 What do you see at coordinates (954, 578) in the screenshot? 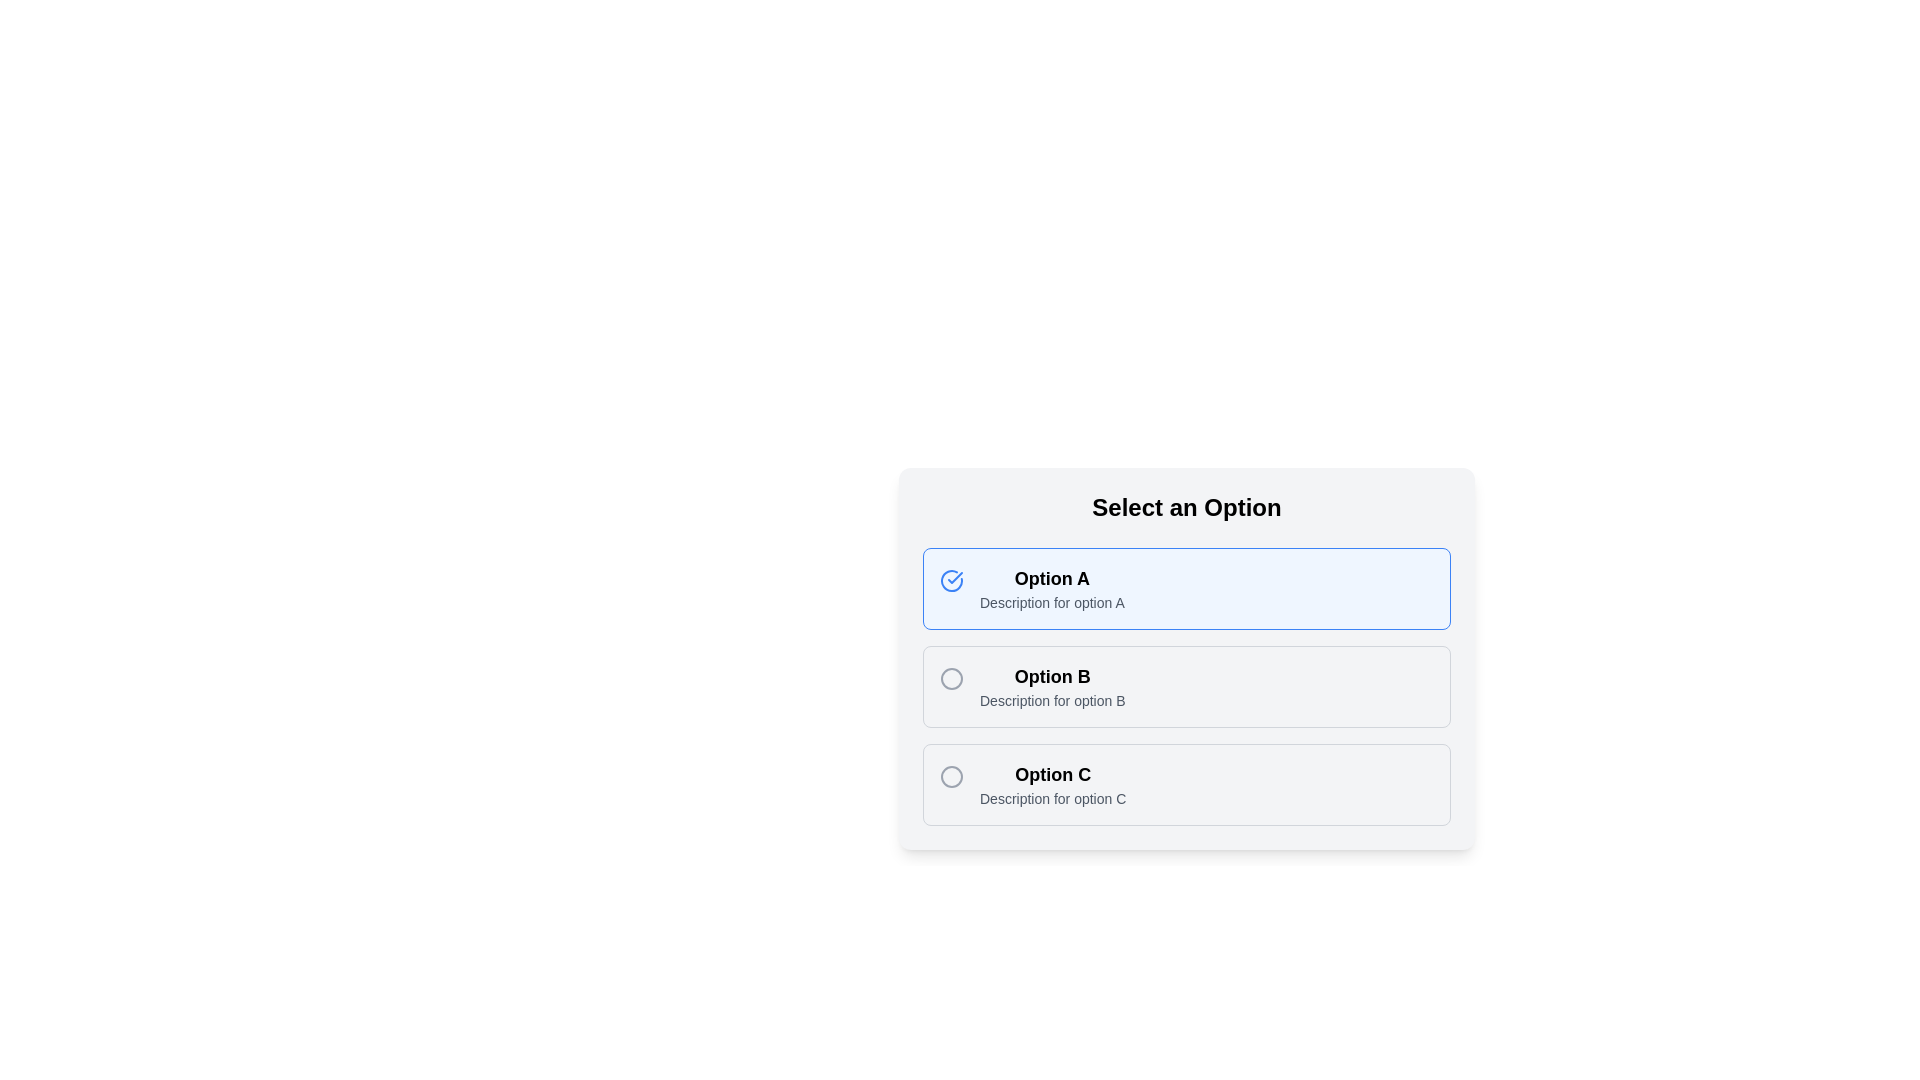
I see `the SVG checkmark icon that signifies the selection of 'Option A' in the multiple-choice list titled 'Select an Option'` at bounding box center [954, 578].